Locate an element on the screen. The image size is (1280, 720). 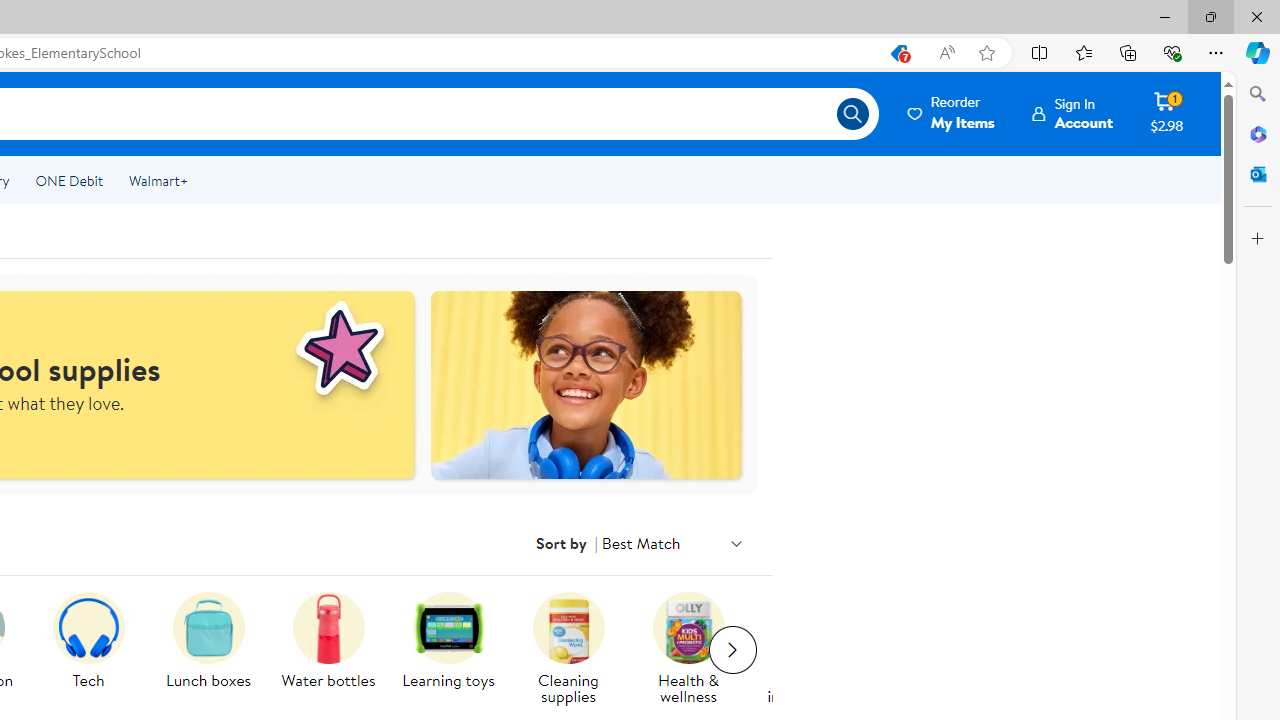
'ONE Debit' is located at coordinates (69, 181).